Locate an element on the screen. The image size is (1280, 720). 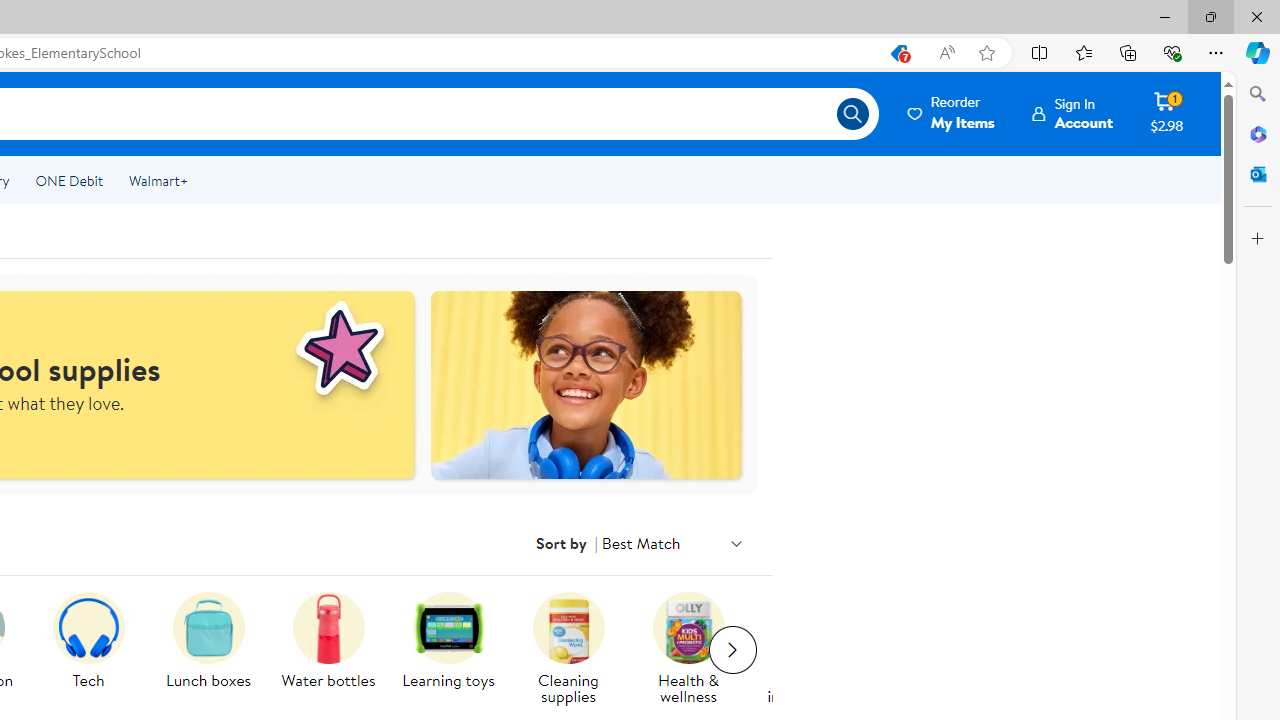
'ONE Debit' is located at coordinates (69, 181).